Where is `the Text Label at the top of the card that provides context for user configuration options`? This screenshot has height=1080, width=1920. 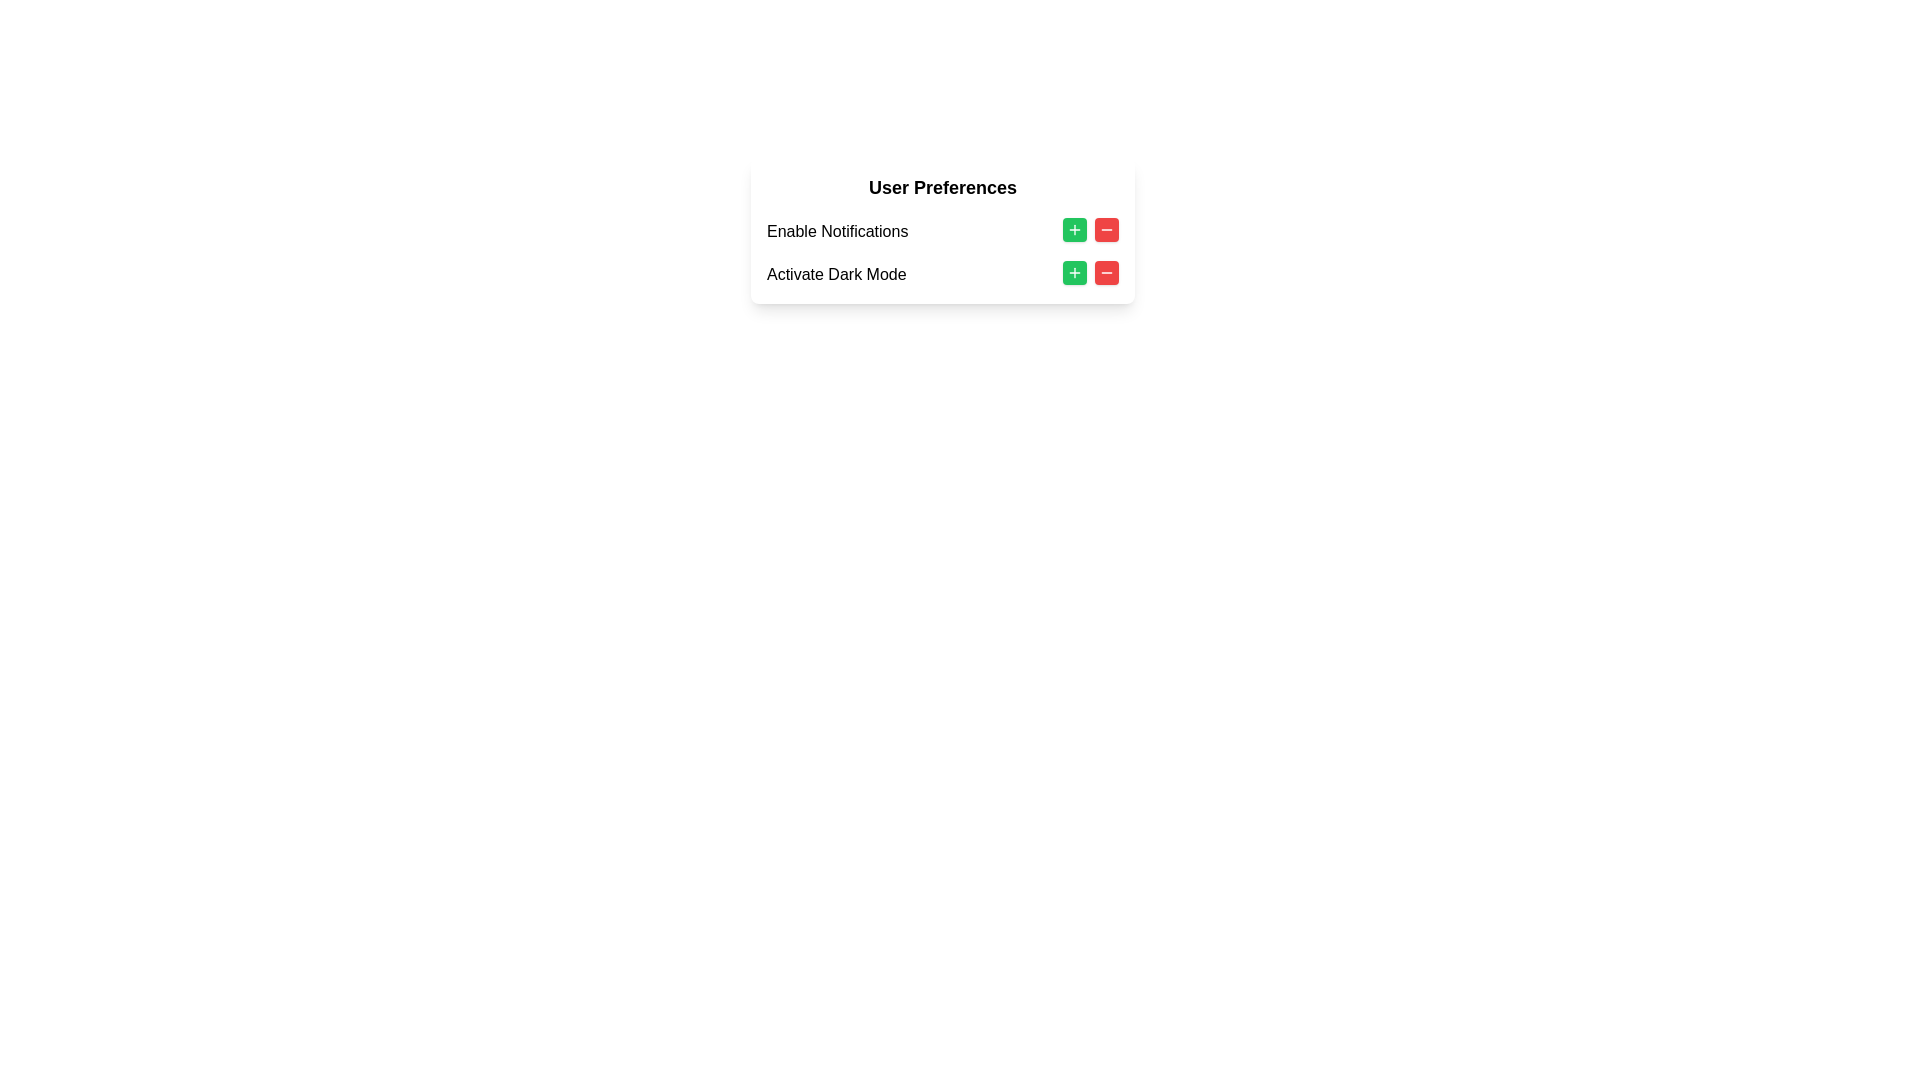 the Text Label at the top of the card that provides context for user configuration options is located at coordinates (941, 188).